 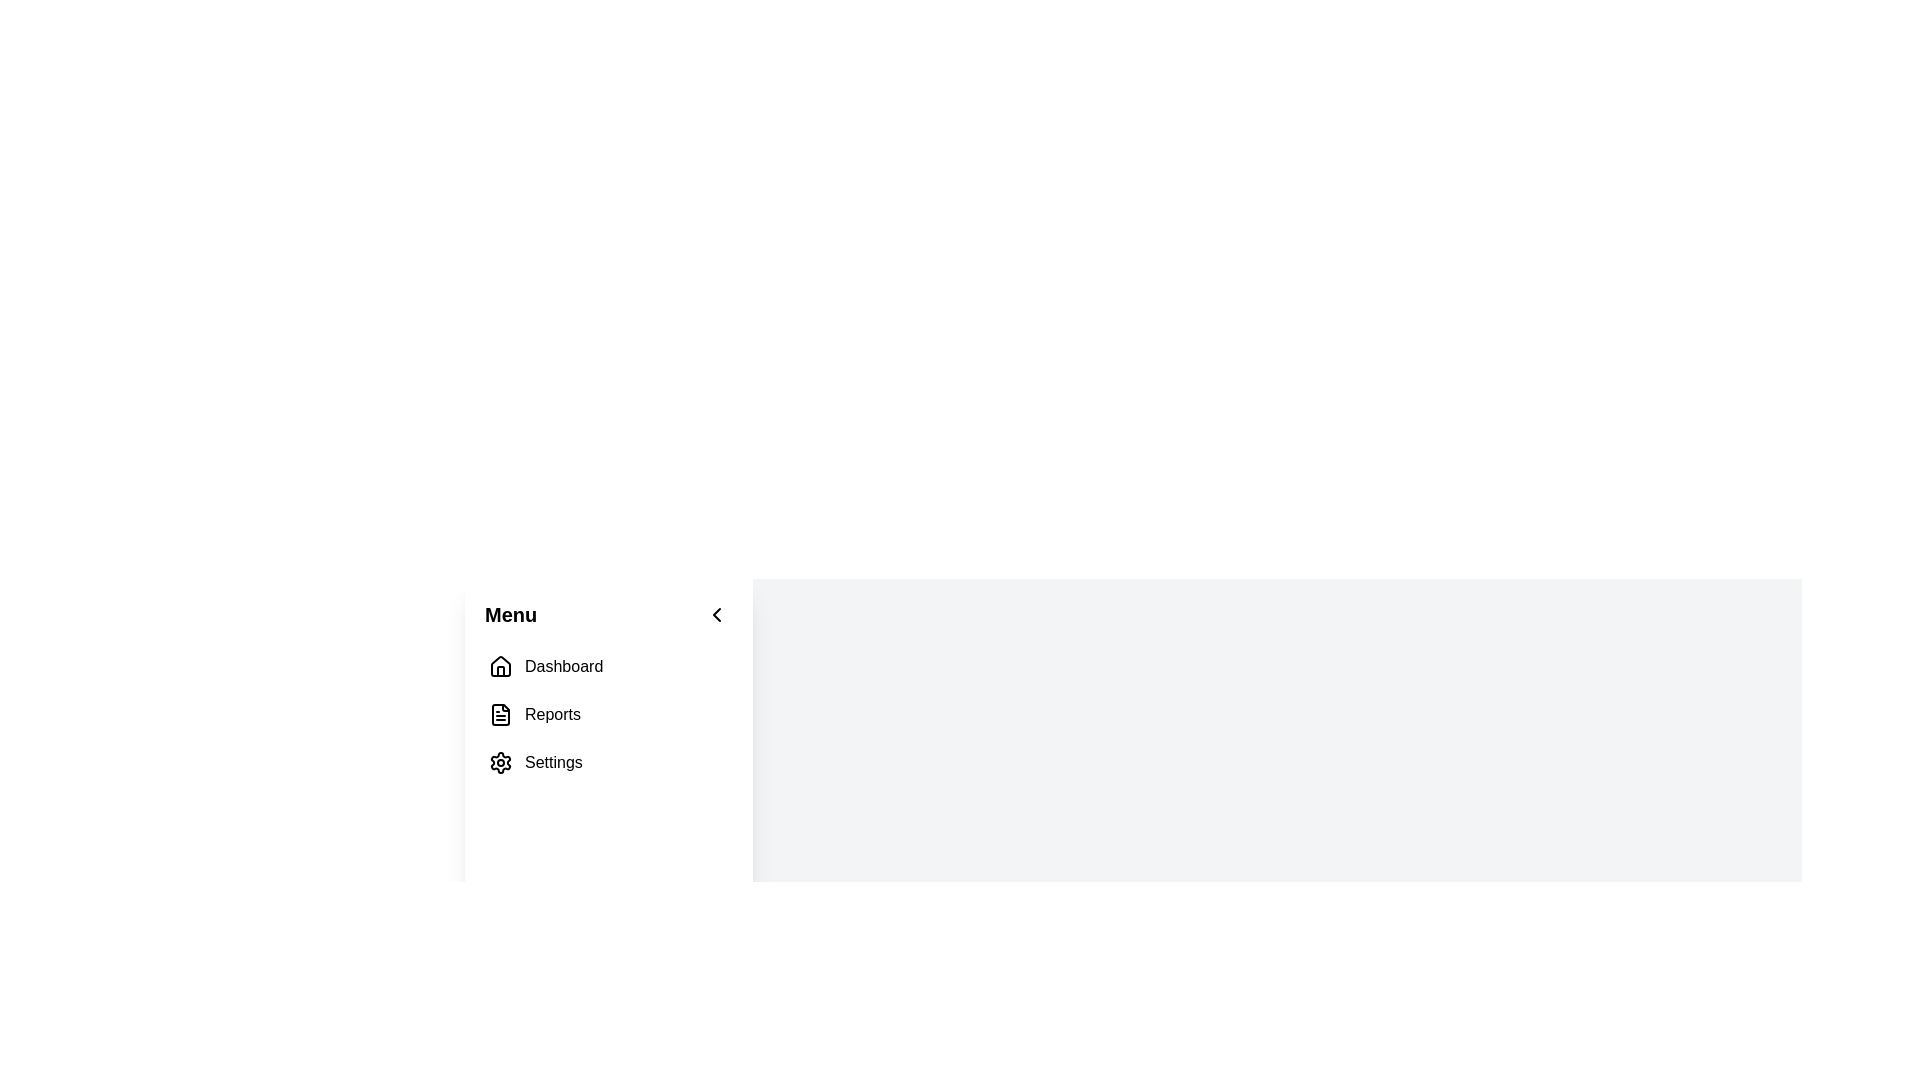 I want to click on the 'Settings' menu icon, so click(x=500, y=763).